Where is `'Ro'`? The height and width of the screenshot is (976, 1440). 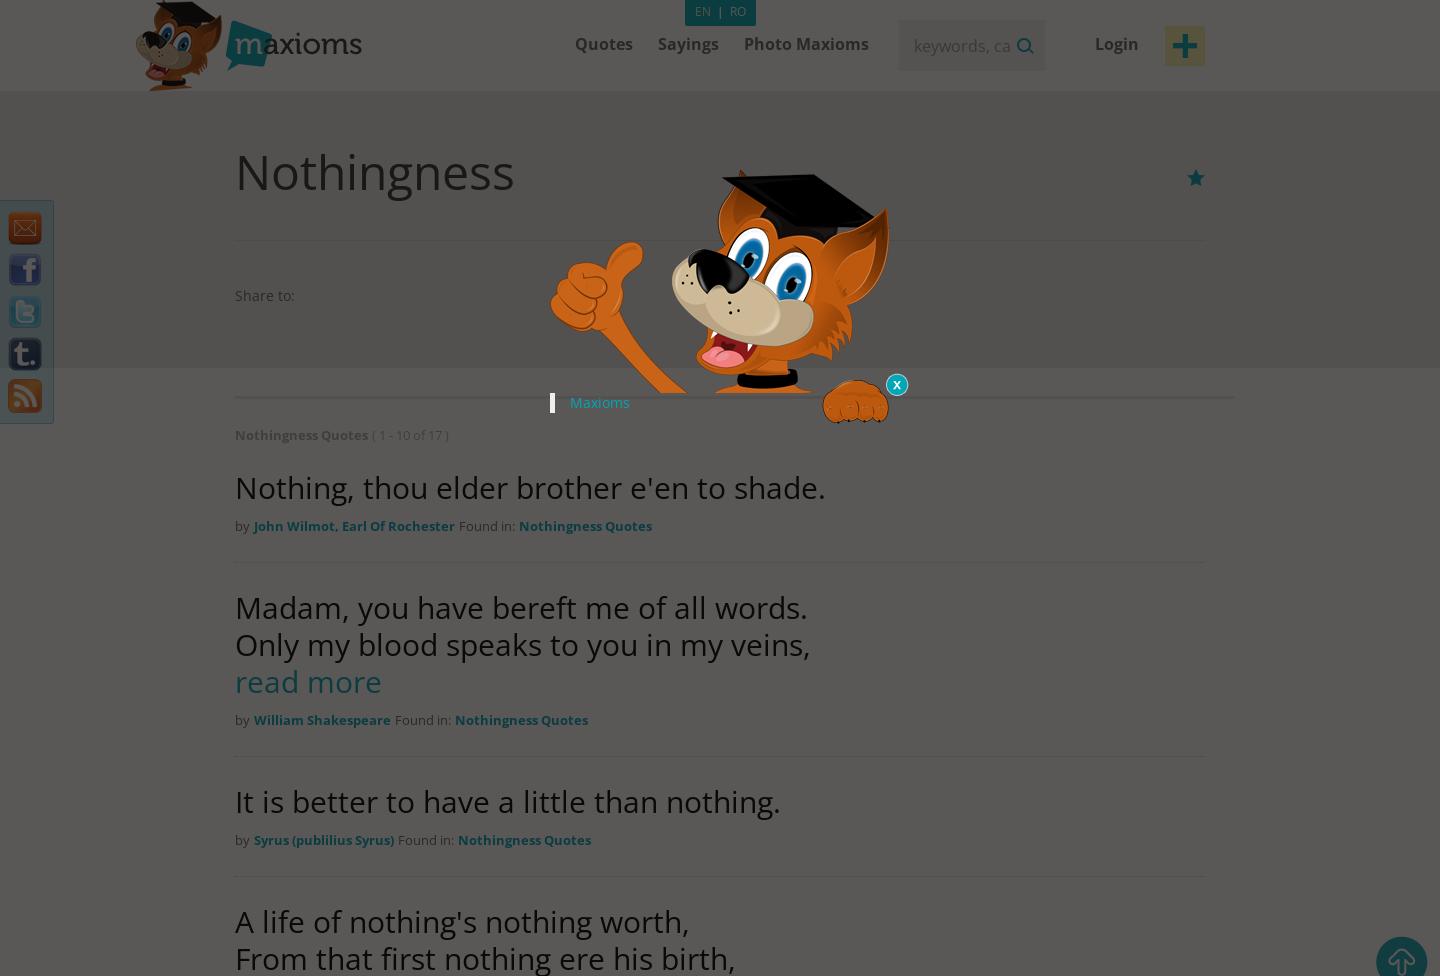 'Ro' is located at coordinates (736, 11).